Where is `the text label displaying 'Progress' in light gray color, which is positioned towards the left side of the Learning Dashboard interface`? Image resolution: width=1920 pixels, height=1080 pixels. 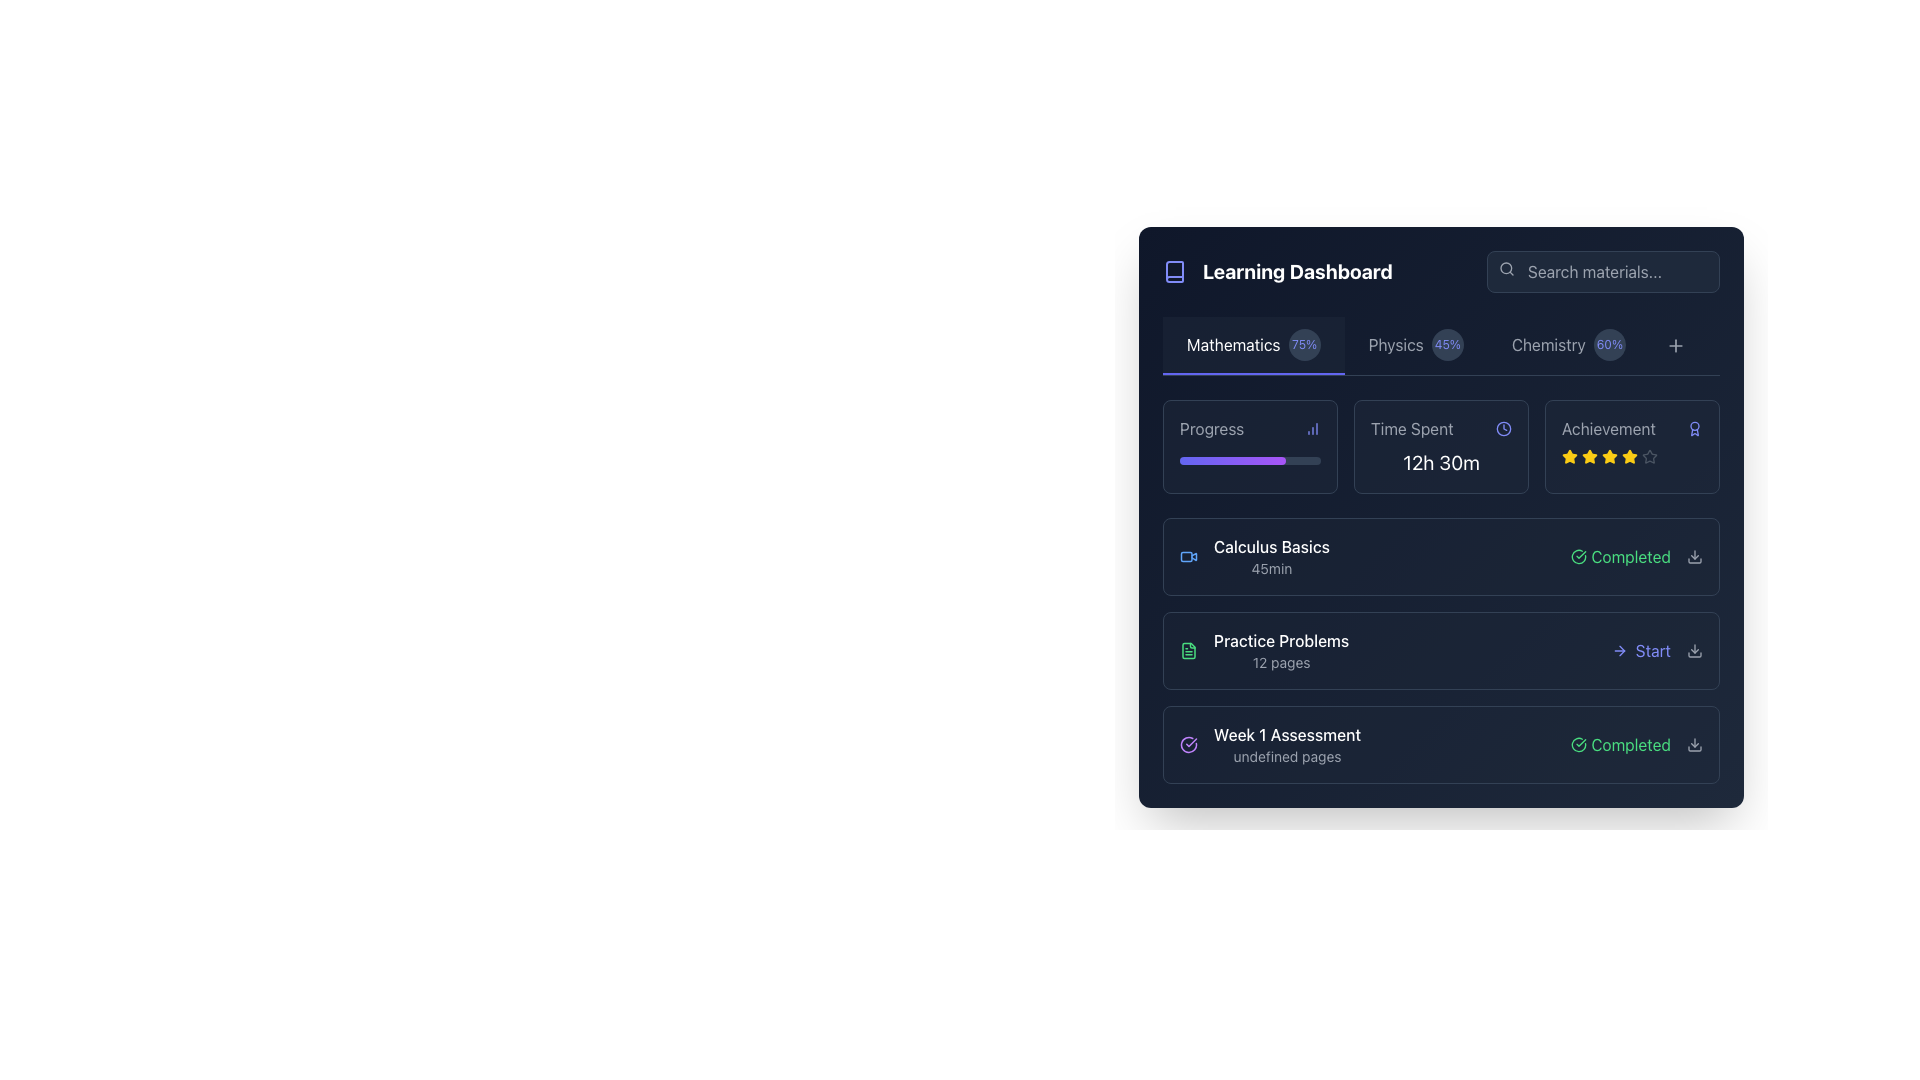
the text label displaying 'Progress' in light gray color, which is positioned towards the left side of the Learning Dashboard interface is located at coordinates (1211, 427).